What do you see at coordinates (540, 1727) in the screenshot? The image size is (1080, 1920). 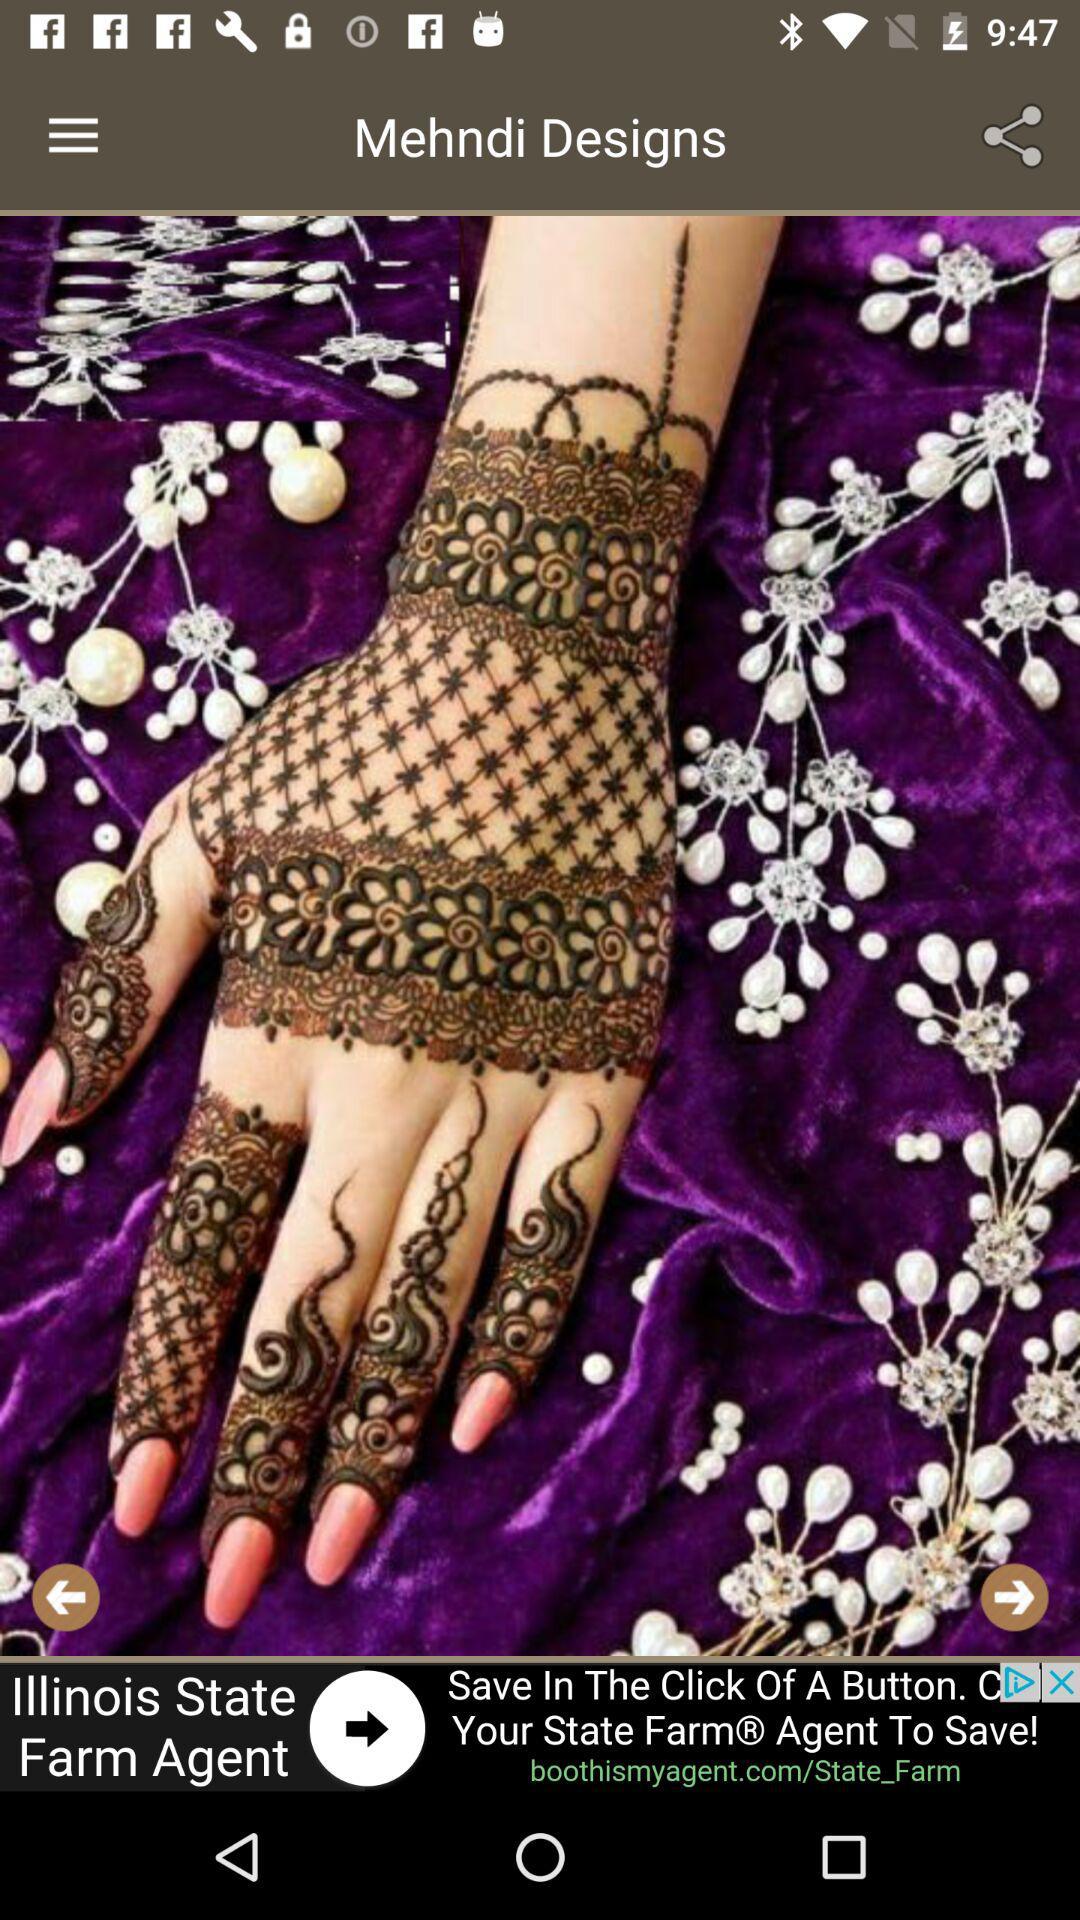 I see `advertisement` at bounding box center [540, 1727].